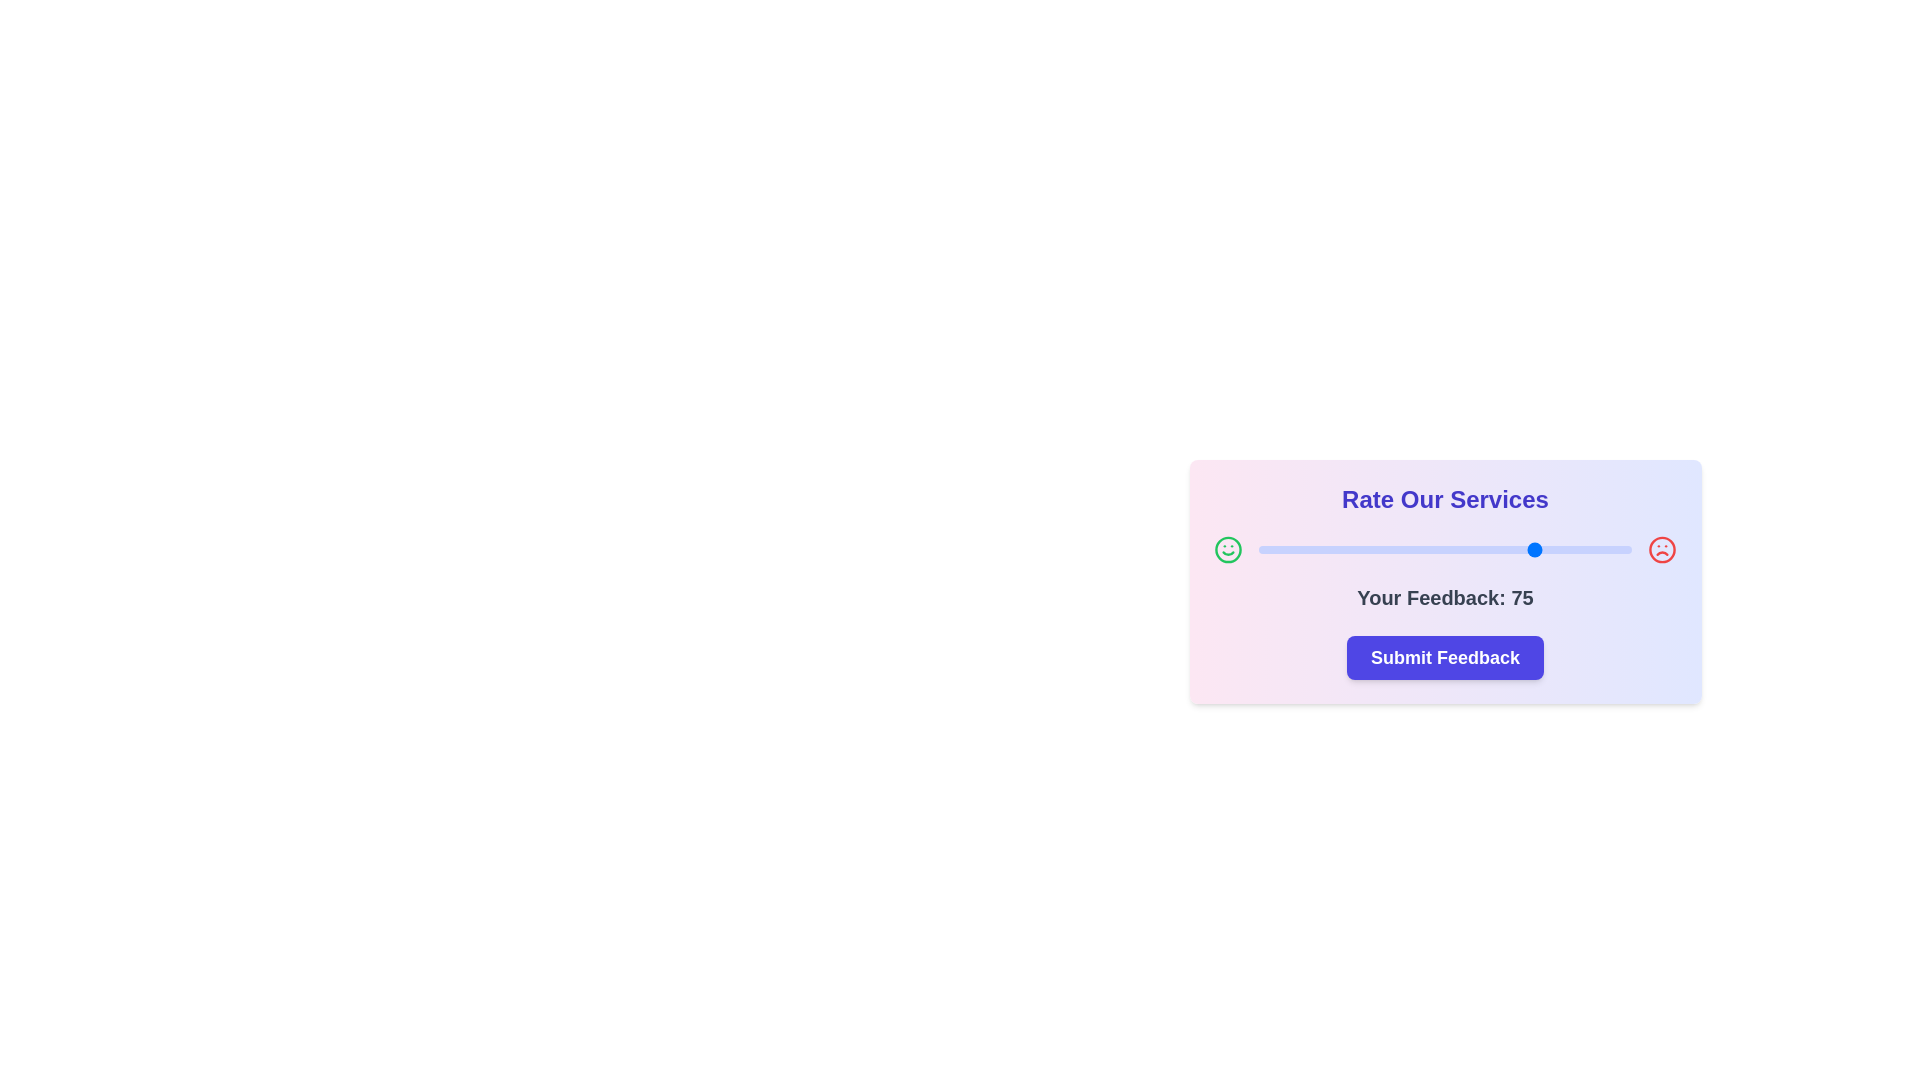 The height and width of the screenshot is (1080, 1920). I want to click on the frown icon to adjust the feedback slider, so click(1662, 550).